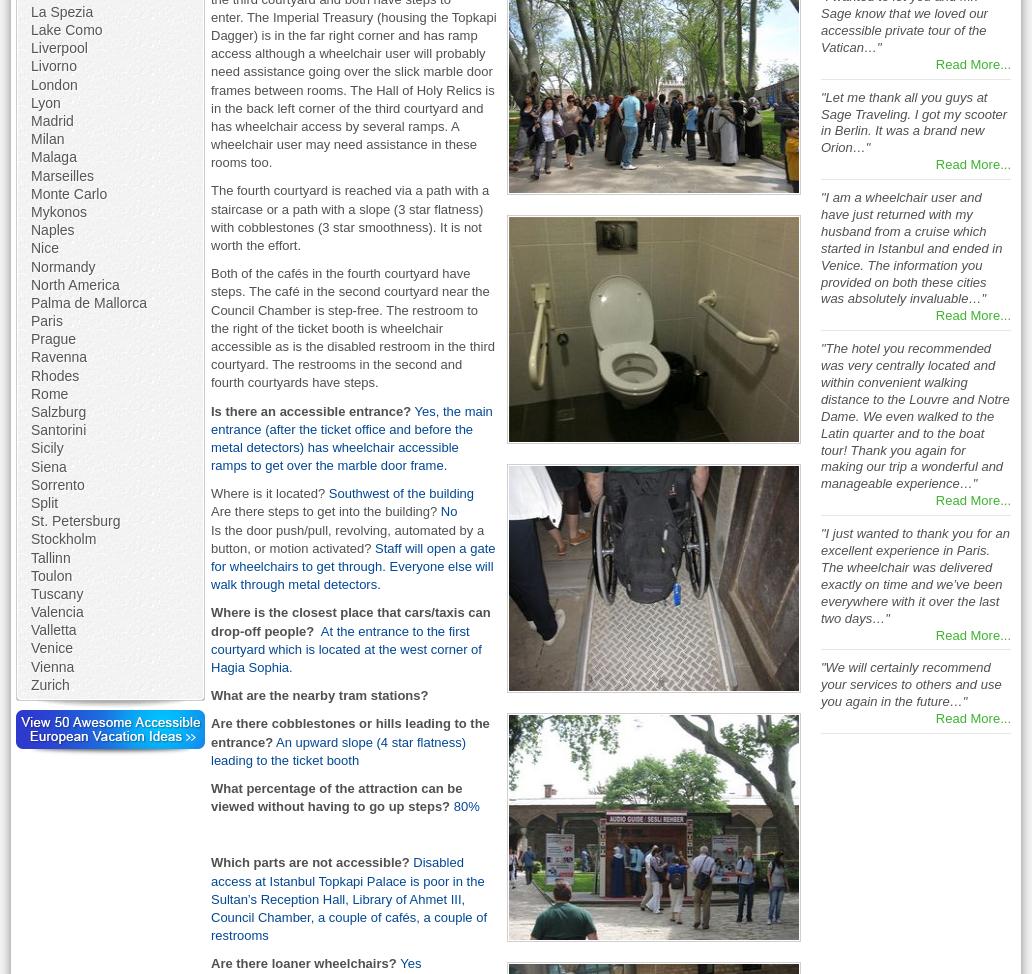 This screenshot has width=1032, height=974. I want to click on 'Salzburg', so click(58, 411).